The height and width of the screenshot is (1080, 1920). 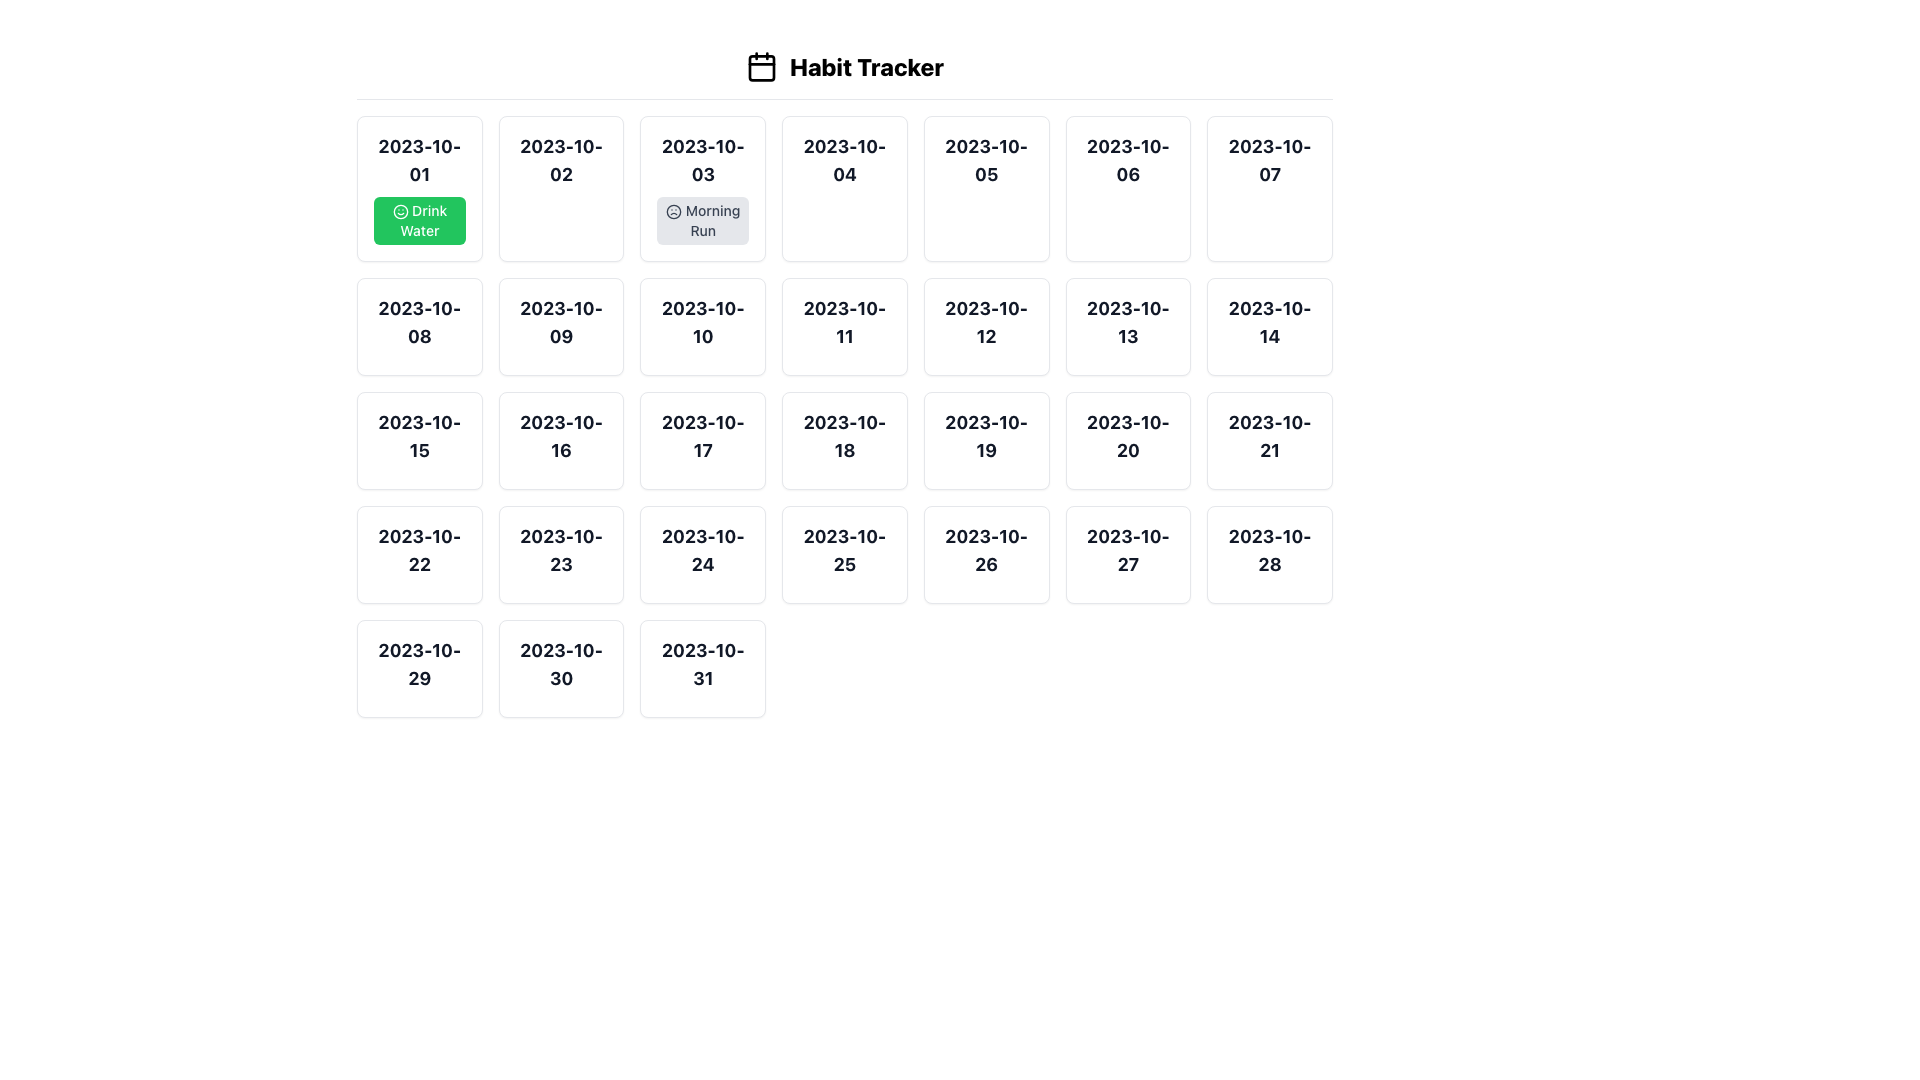 I want to click on the date indicator card for '2023-10-04' located in the first row and fourth column of the calendar interface, so click(x=844, y=189).